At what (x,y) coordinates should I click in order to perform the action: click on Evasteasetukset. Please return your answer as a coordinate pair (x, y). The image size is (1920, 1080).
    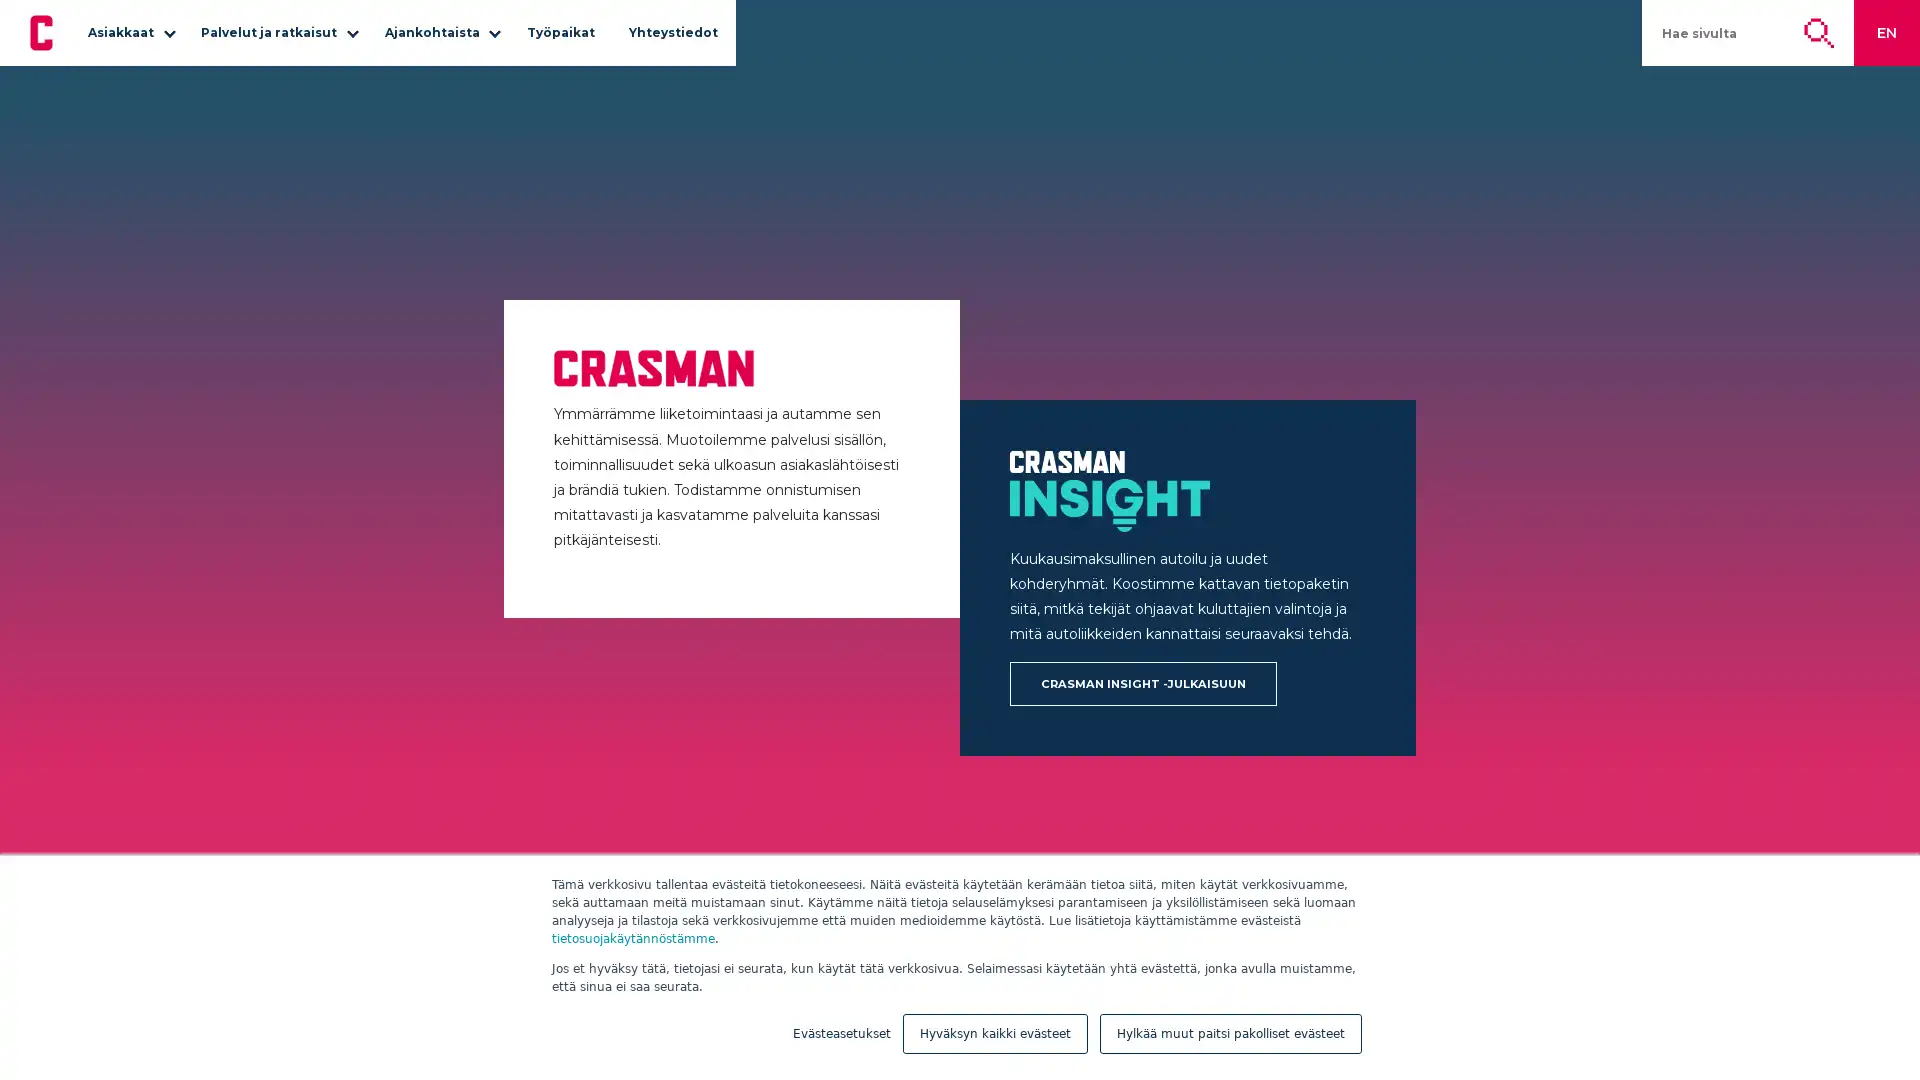
    Looking at the image, I should click on (841, 1033).